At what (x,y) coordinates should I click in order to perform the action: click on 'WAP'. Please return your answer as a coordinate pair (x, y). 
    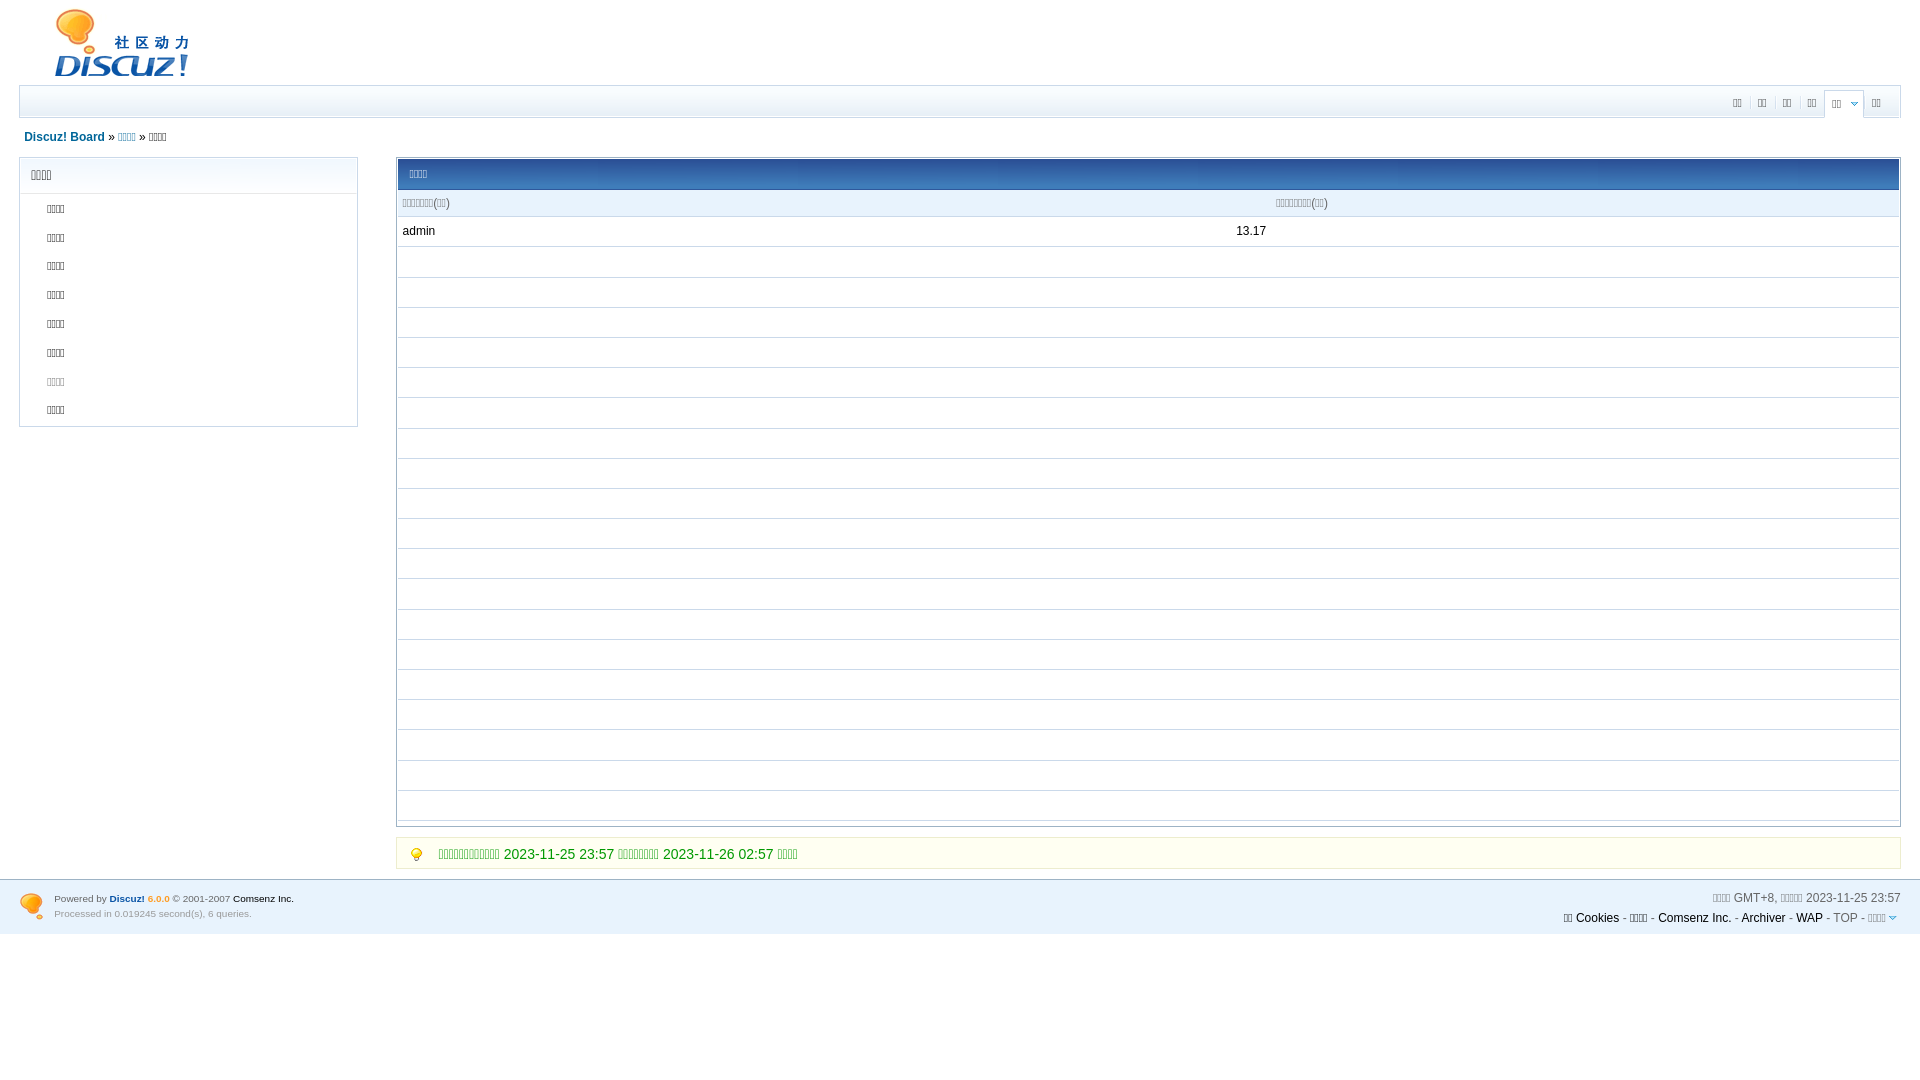
    Looking at the image, I should click on (1809, 917).